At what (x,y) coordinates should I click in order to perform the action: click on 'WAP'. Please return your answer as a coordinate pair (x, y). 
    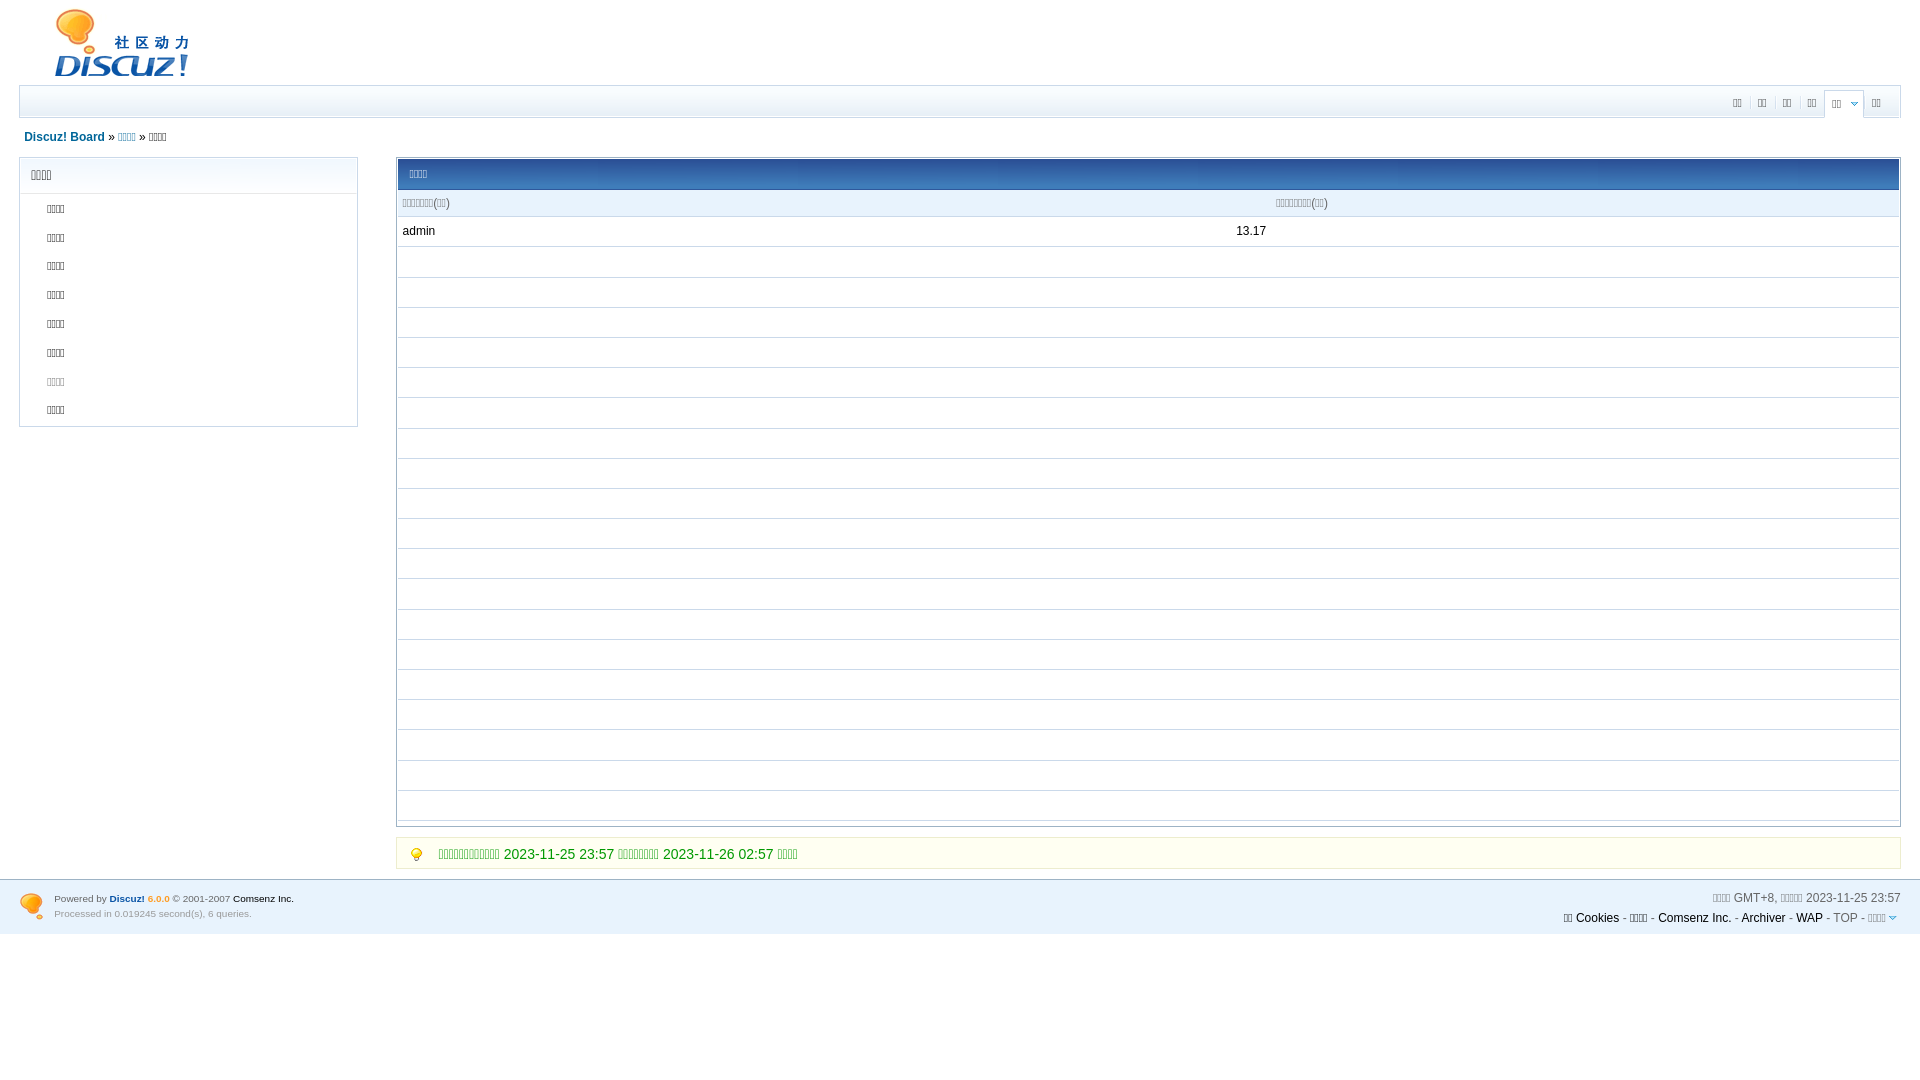
    Looking at the image, I should click on (1809, 917).